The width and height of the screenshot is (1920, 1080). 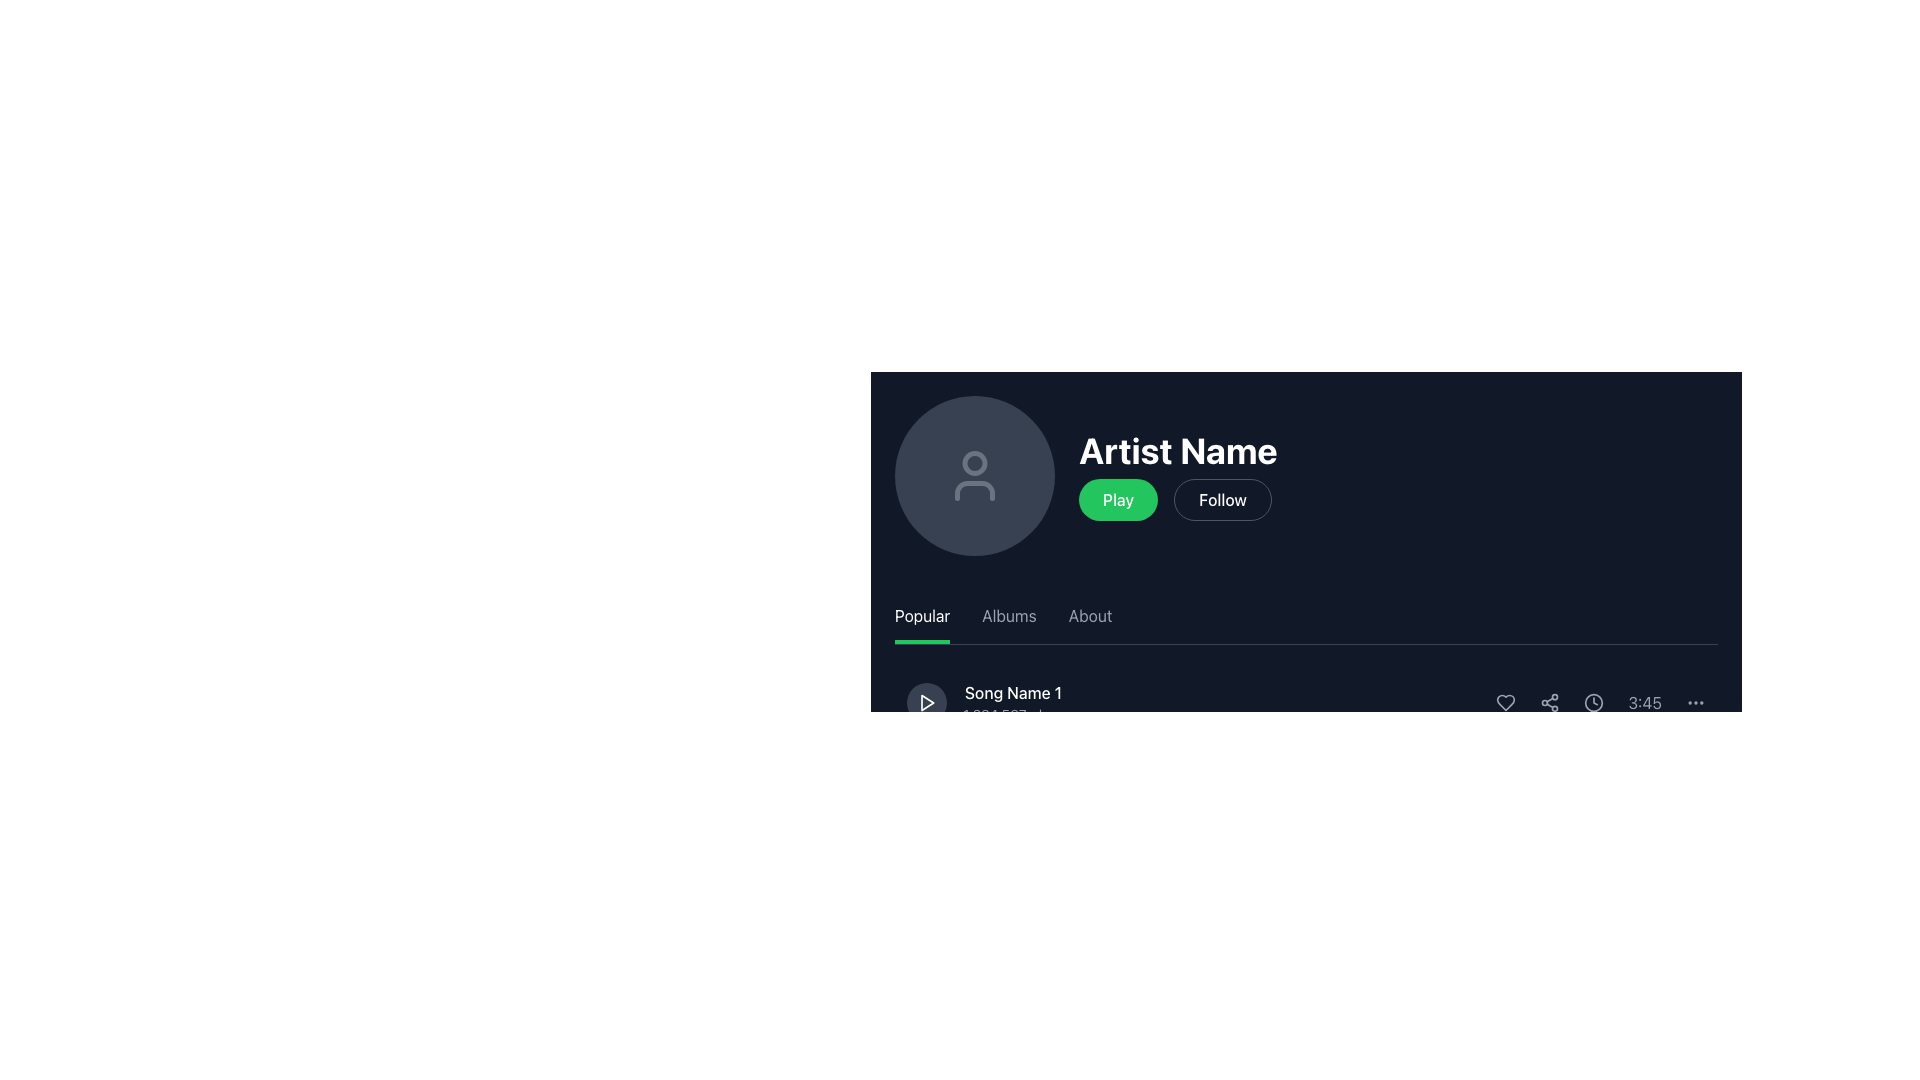 I want to click on the thin green horizontal bar at the bottom of the 'Popular' tab, which serves as a visual indicator, so click(x=921, y=641).